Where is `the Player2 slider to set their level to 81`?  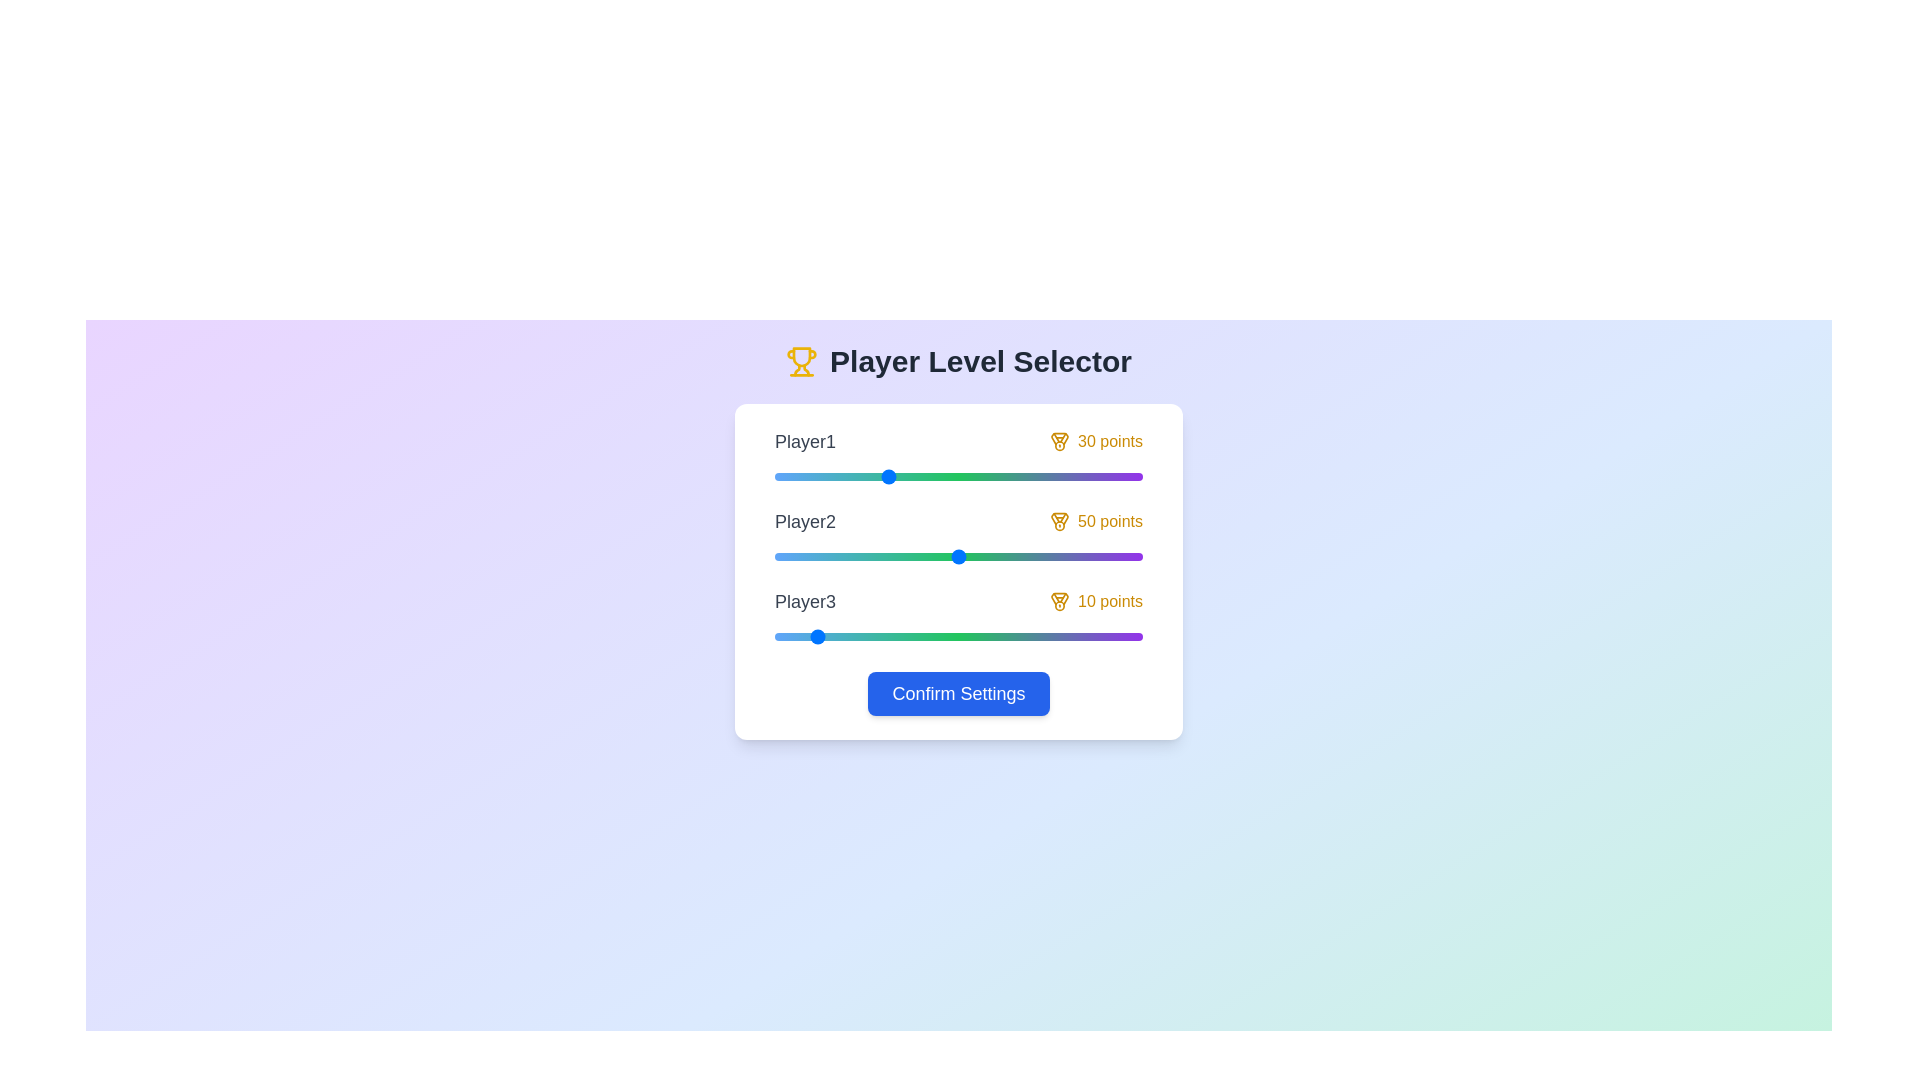 the Player2 slider to set their level to 81 is located at coordinates (1072, 556).